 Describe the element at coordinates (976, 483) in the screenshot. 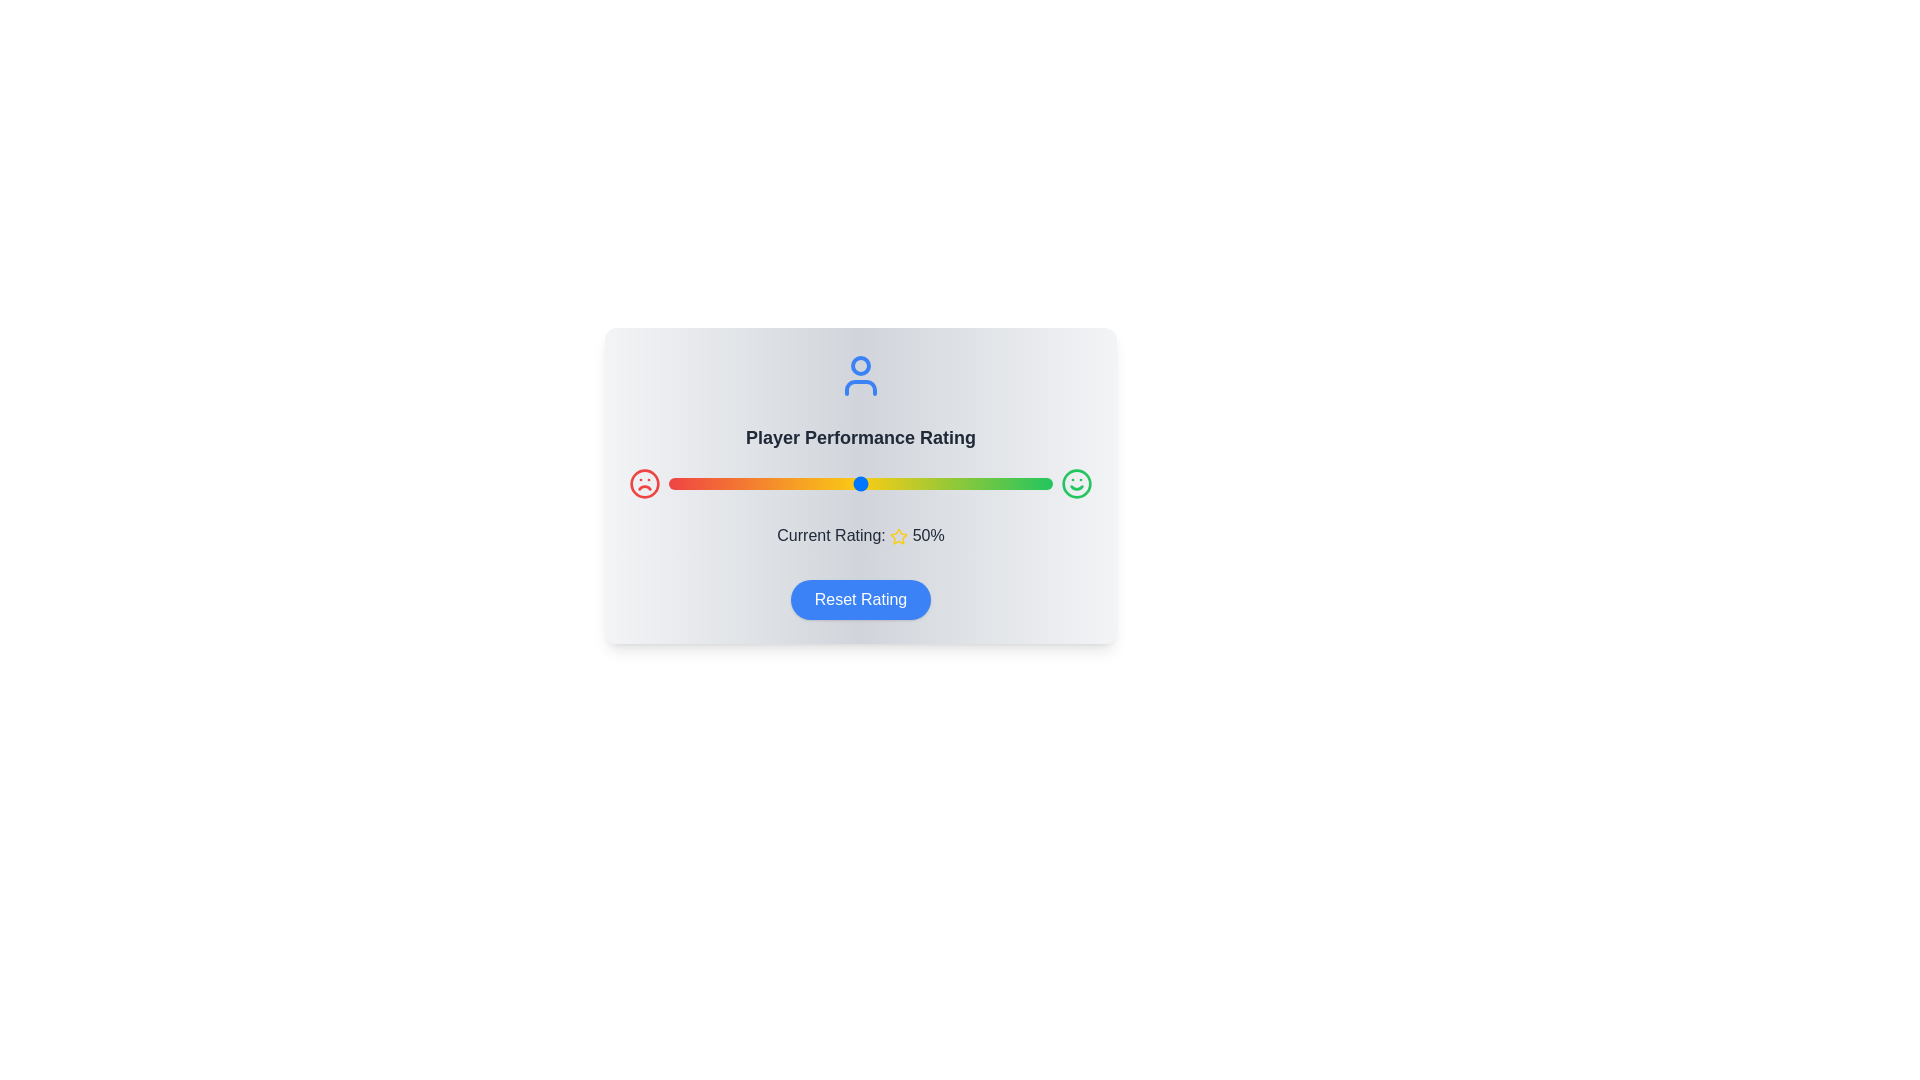

I see `the slider to set the rating to 80%` at that location.